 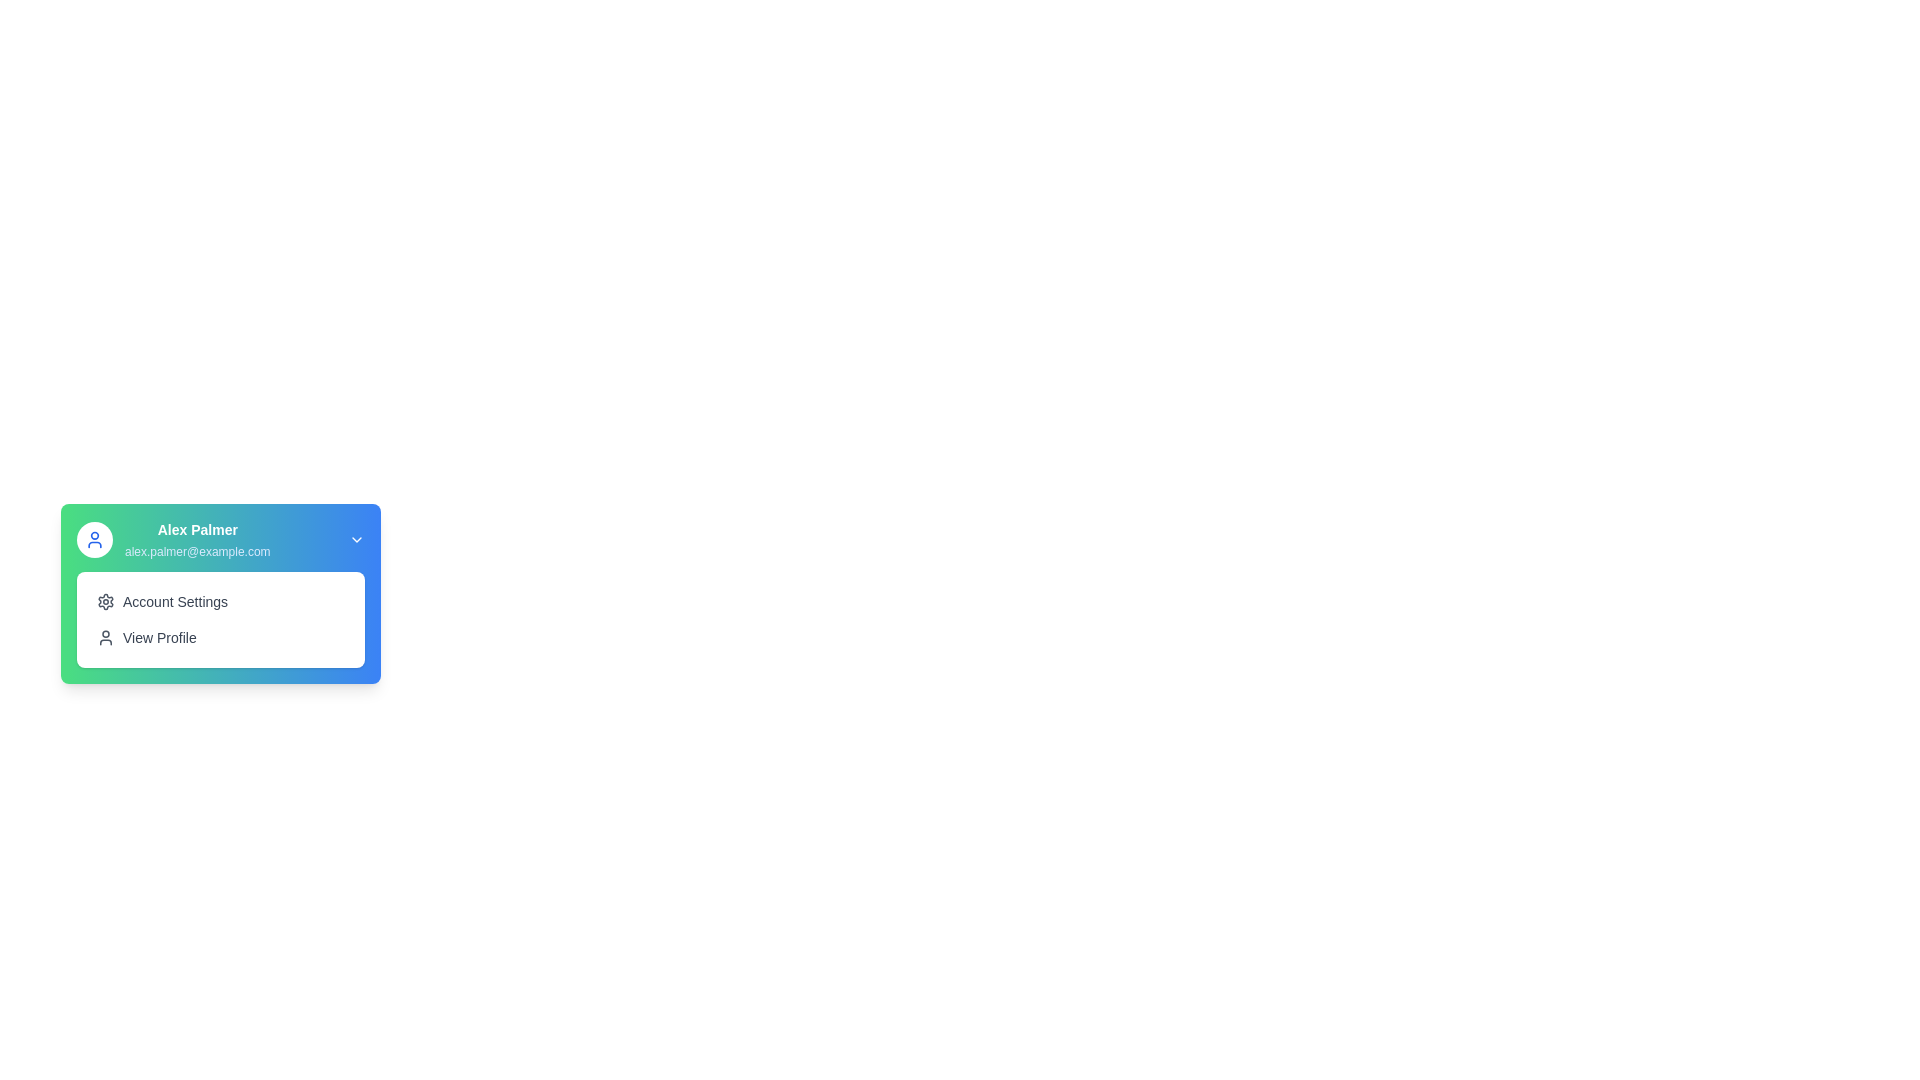 What do you see at coordinates (94, 540) in the screenshot?
I see `the user silhouette icon located in the upper left of the user profile card, which is styled in blue and set against a white circular background` at bounding box center [94, 540].